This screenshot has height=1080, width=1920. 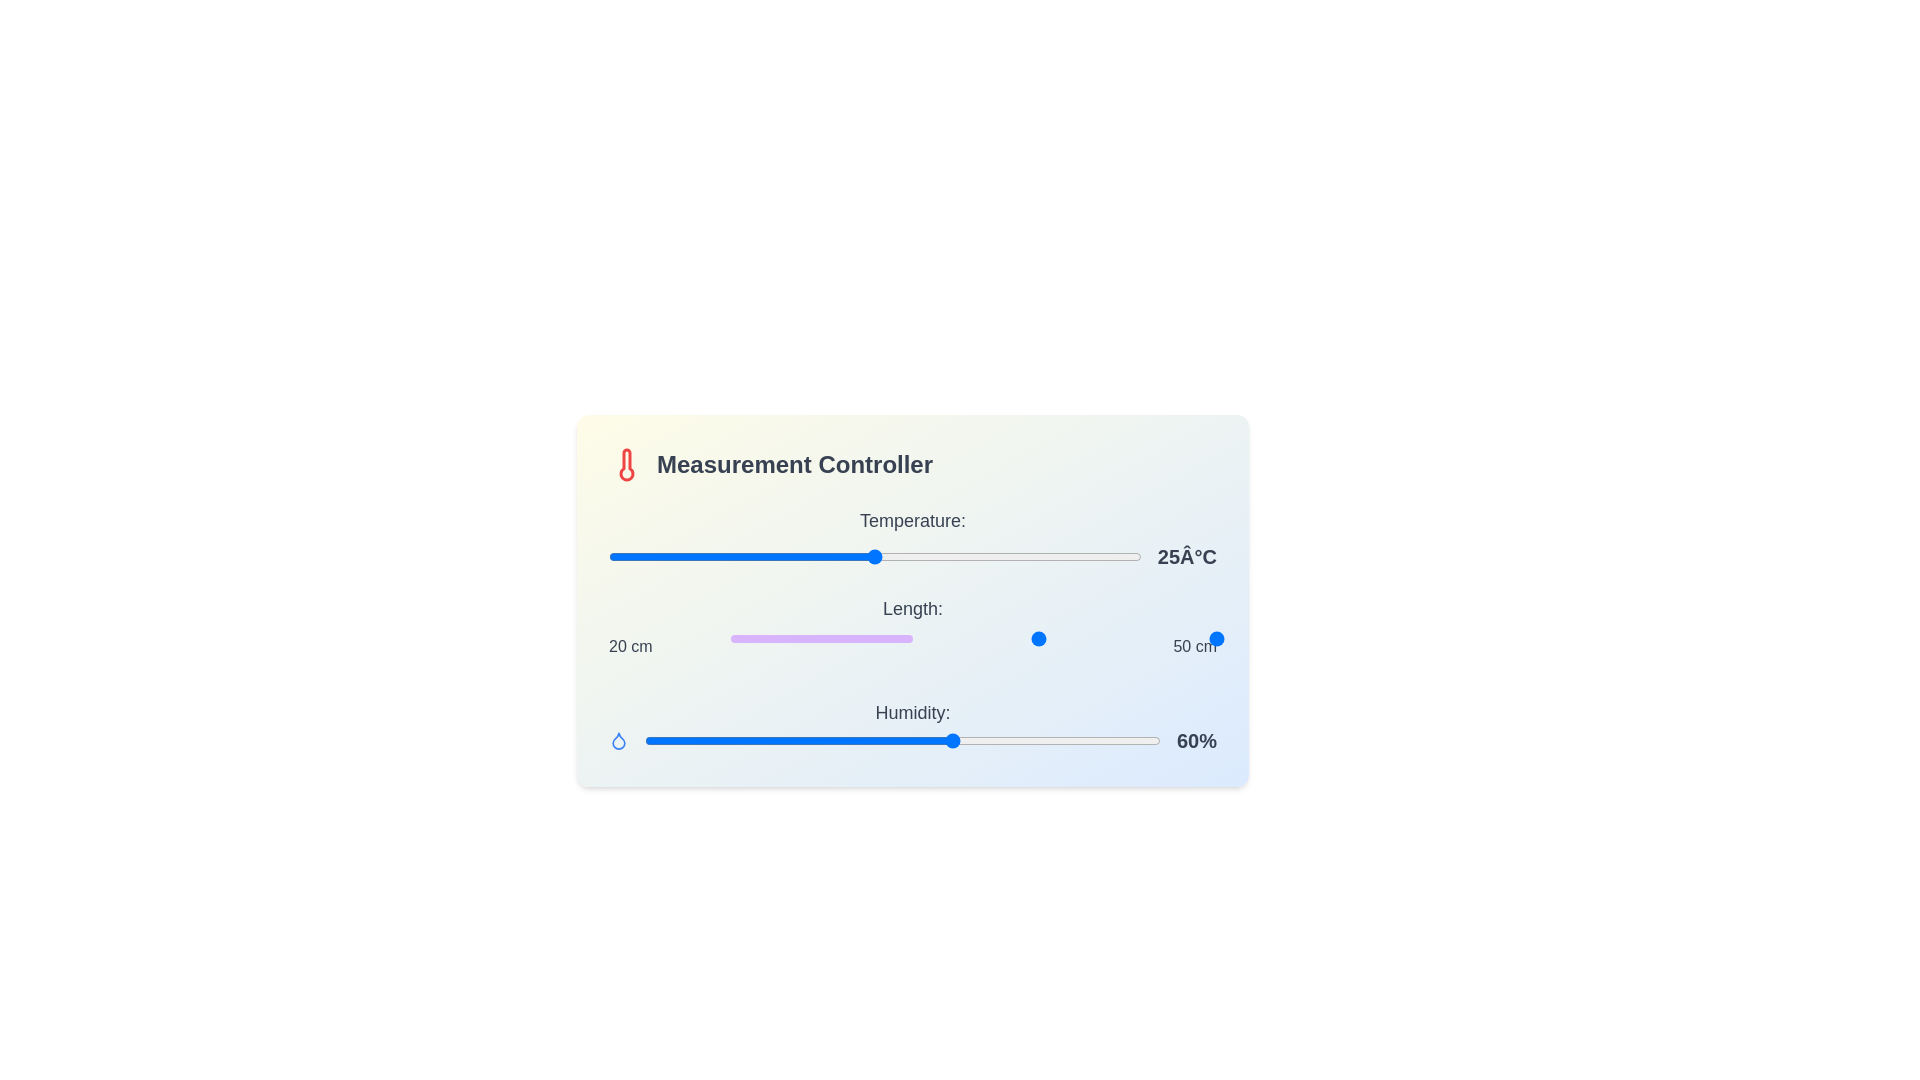 What do you see at coordinates (1066, 556) in the screenshot?
I see `the slider` at bounding box center [1066, 556].